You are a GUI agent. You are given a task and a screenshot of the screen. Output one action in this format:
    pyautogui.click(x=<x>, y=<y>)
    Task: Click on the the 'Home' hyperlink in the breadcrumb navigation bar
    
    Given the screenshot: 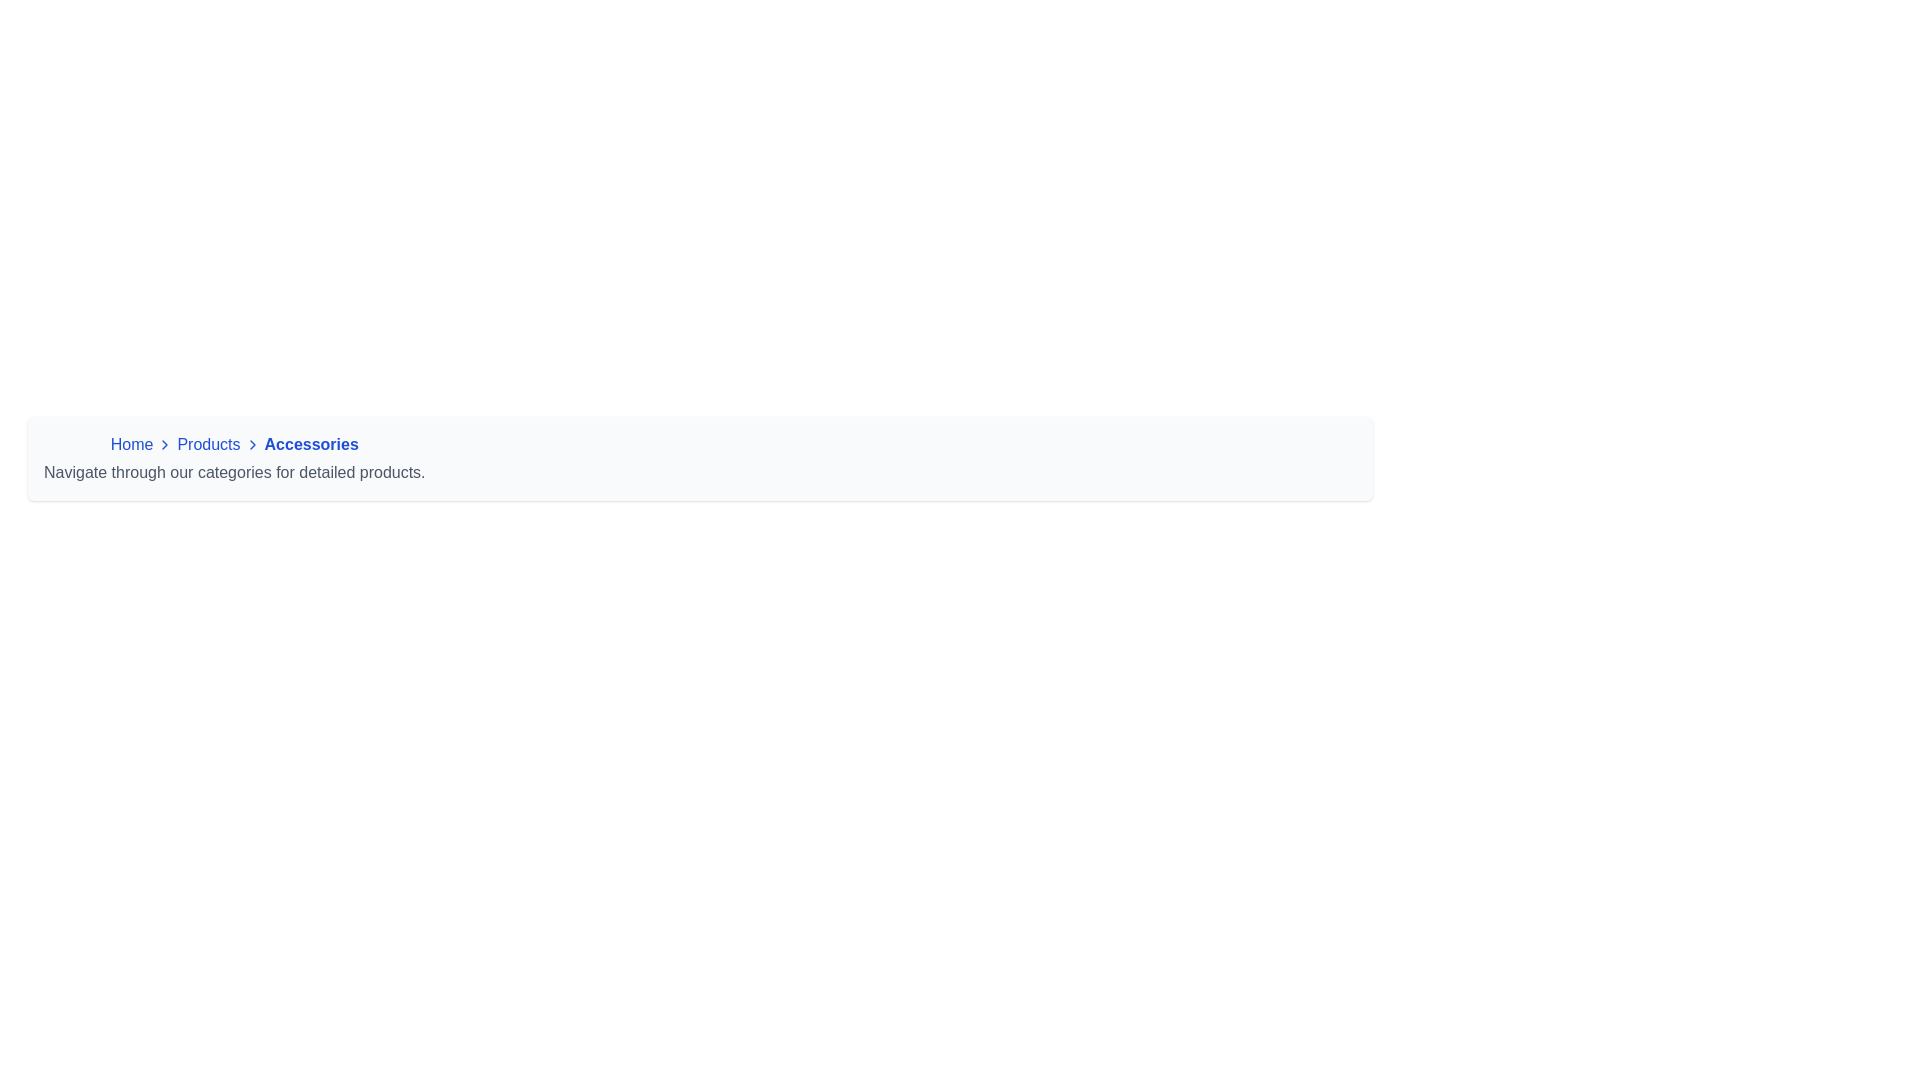 What is the action you would take?
    pyautogui.click(x=131, y=443)
    